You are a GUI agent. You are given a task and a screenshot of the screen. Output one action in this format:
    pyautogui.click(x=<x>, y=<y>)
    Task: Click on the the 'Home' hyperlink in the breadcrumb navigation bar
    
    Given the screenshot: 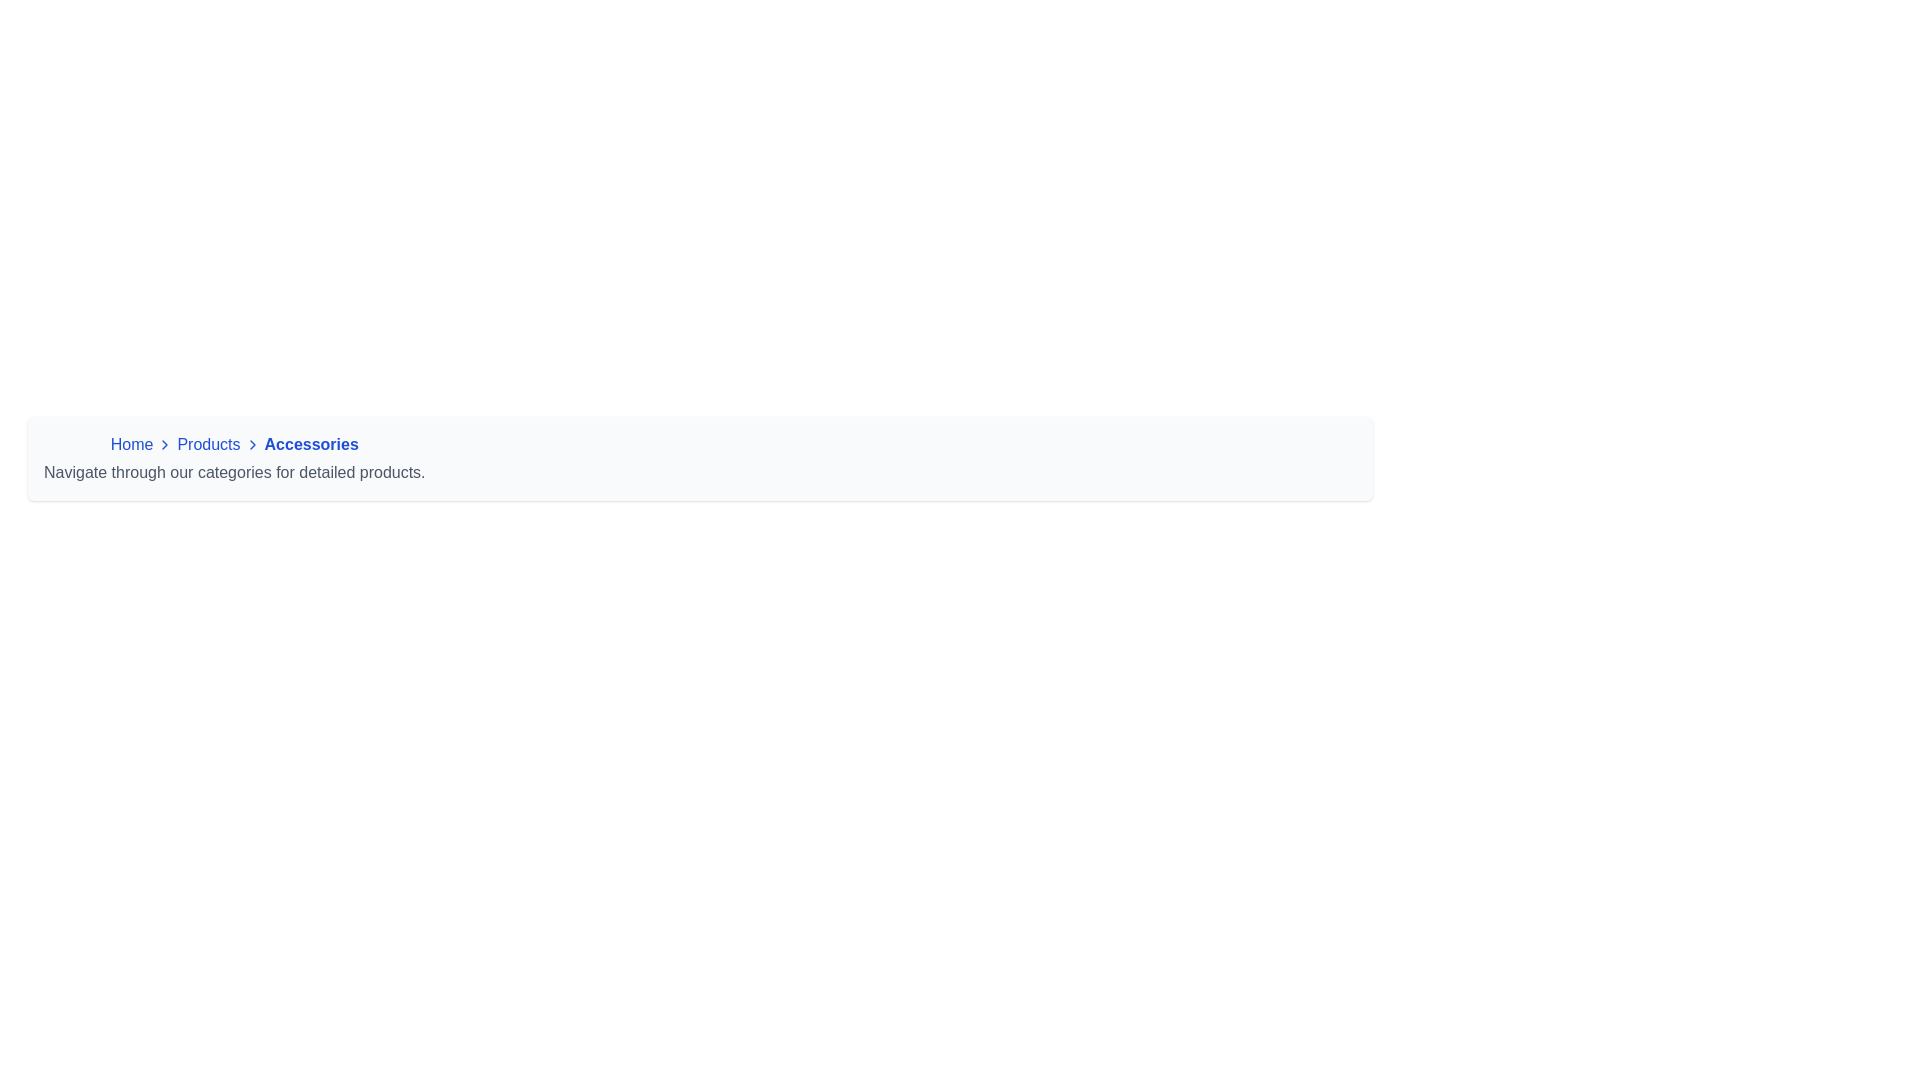 What is the action you would take?
    pyautogui.click(x=131, y=443)
    